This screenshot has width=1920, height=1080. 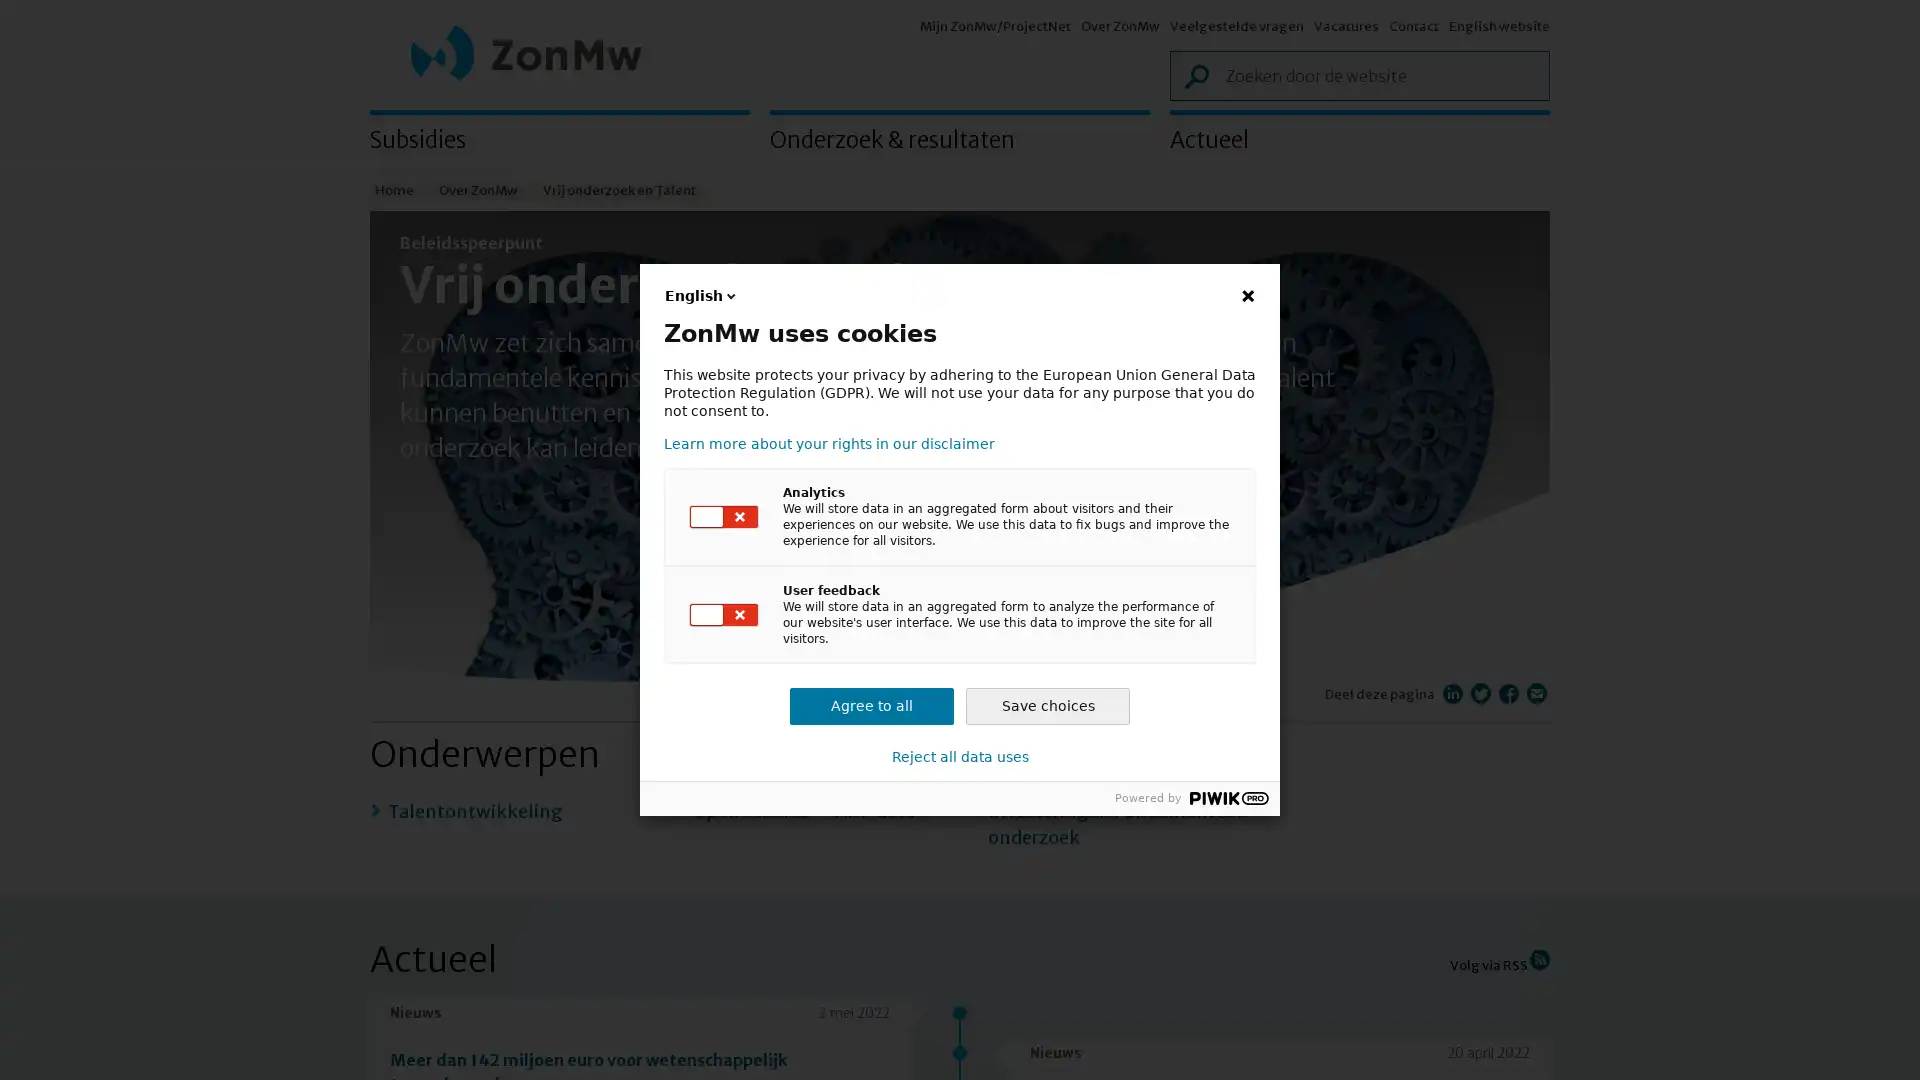 What do you see at coordinates (1046, 705) in the screenshot?
I see `Save choices` at bounding box center [1046, 705].